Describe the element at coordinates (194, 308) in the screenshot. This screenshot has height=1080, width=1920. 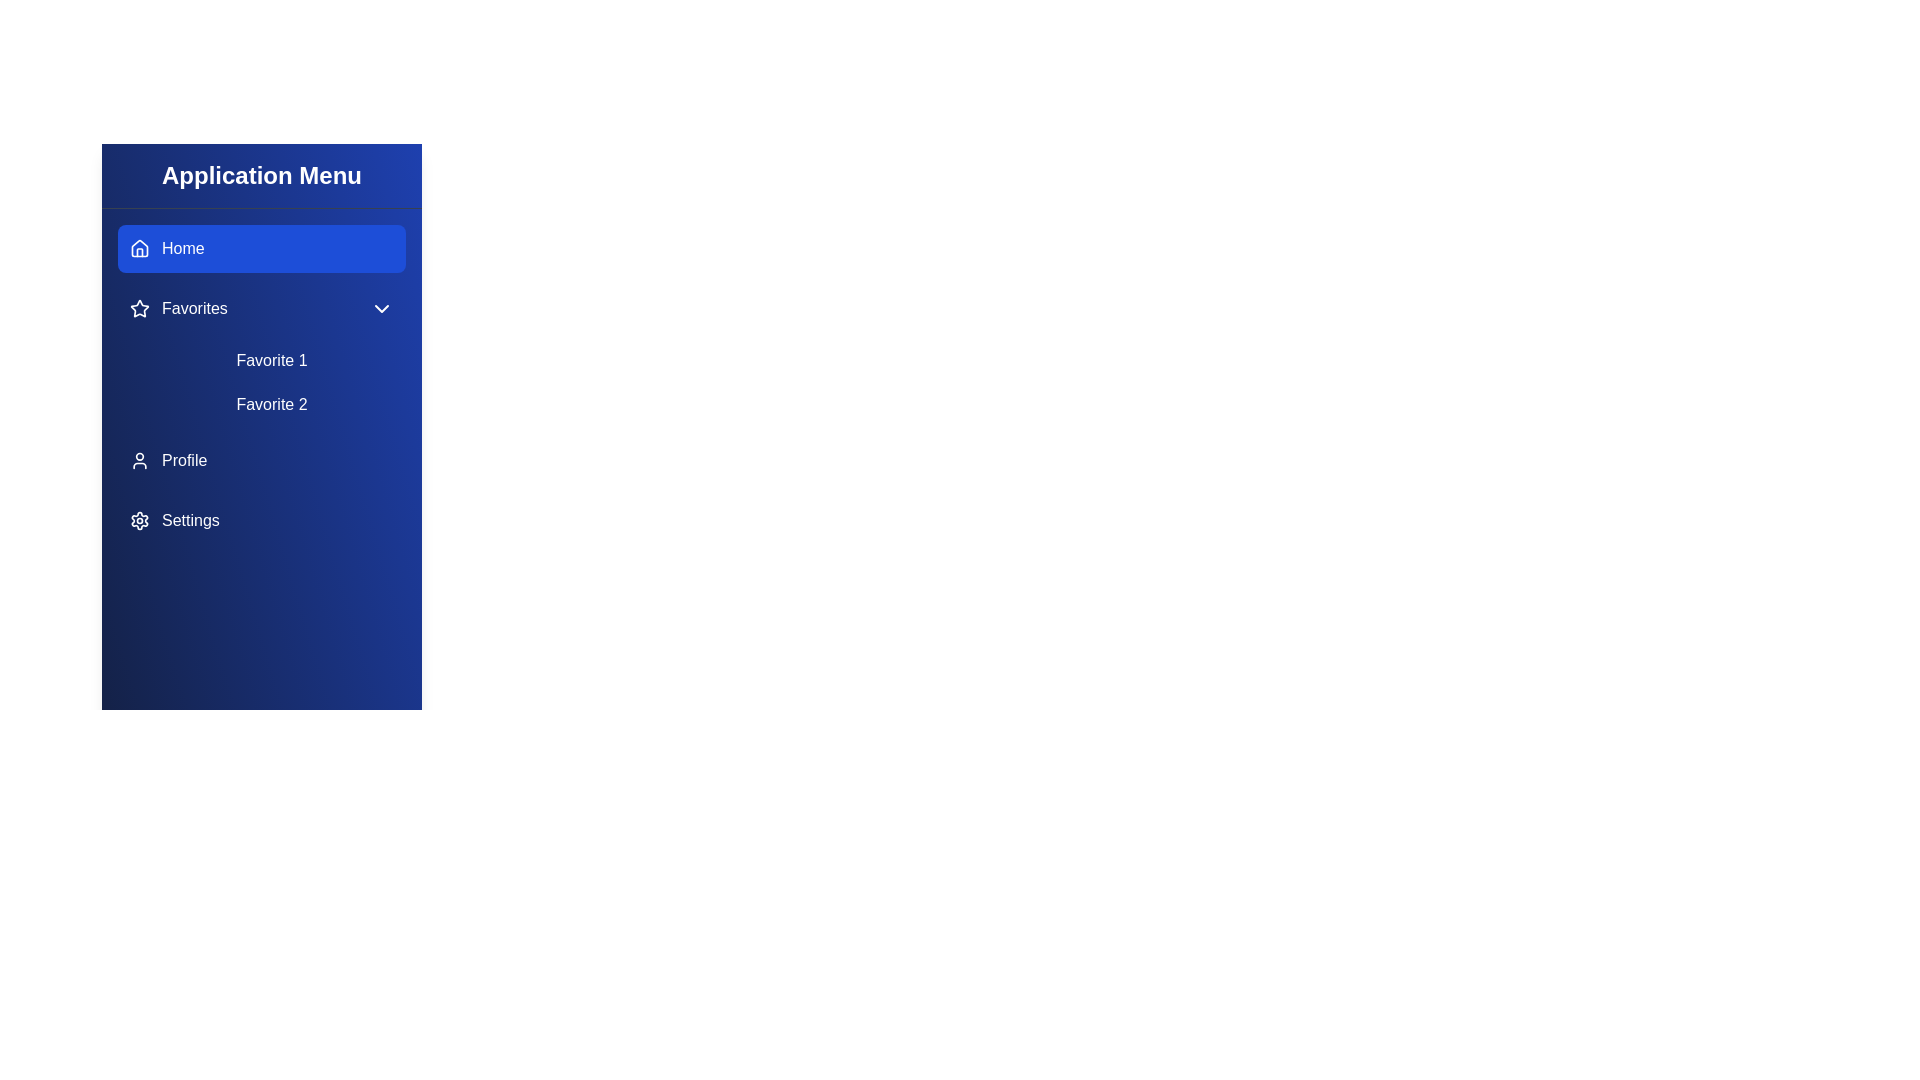
I see `the 'Favorites' text label in the vertical navigation menu` at that location.